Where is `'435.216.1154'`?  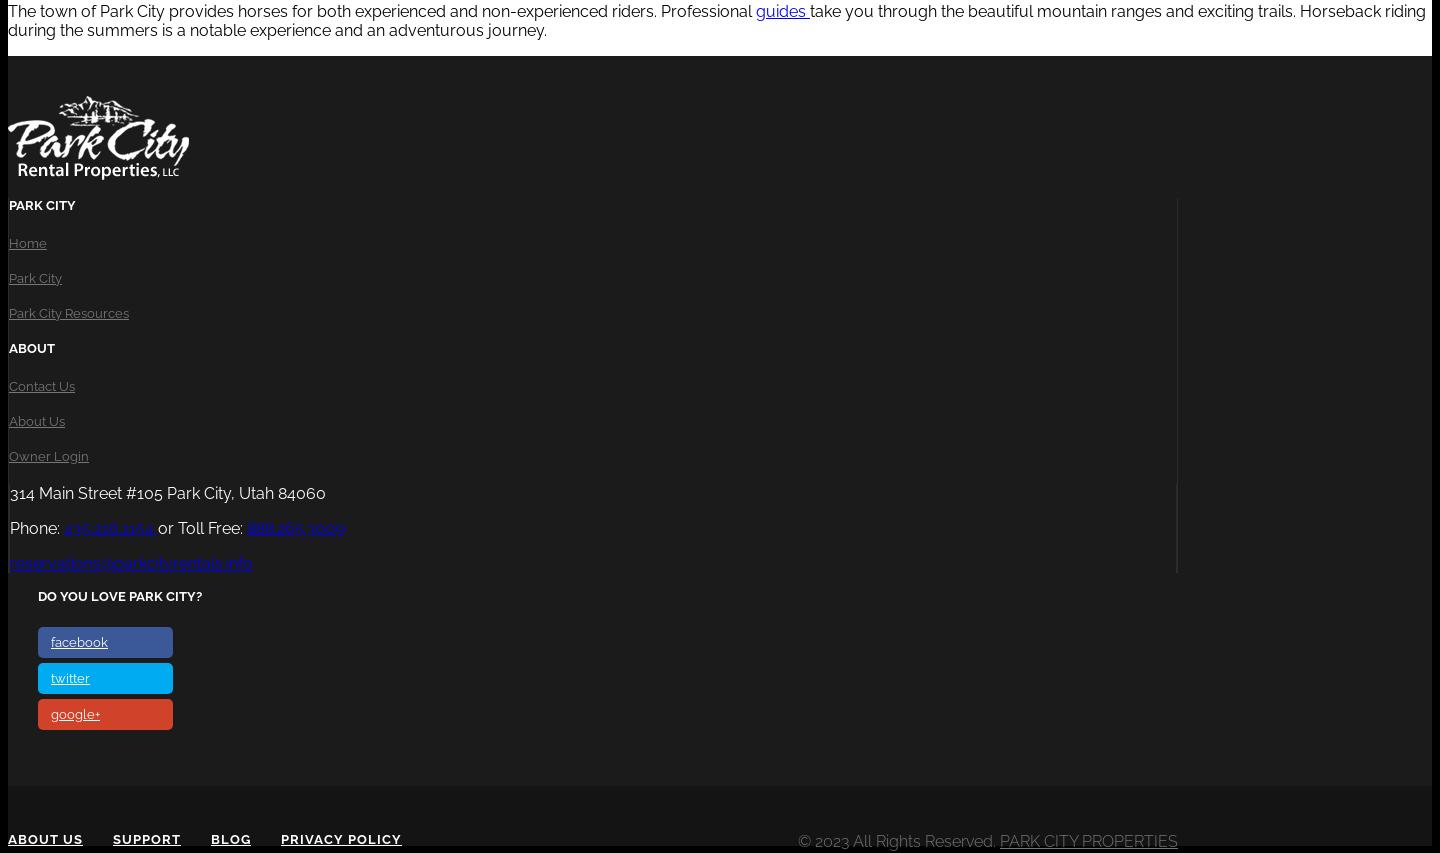
'435.216.1154' is located at coordinates (111, 526).